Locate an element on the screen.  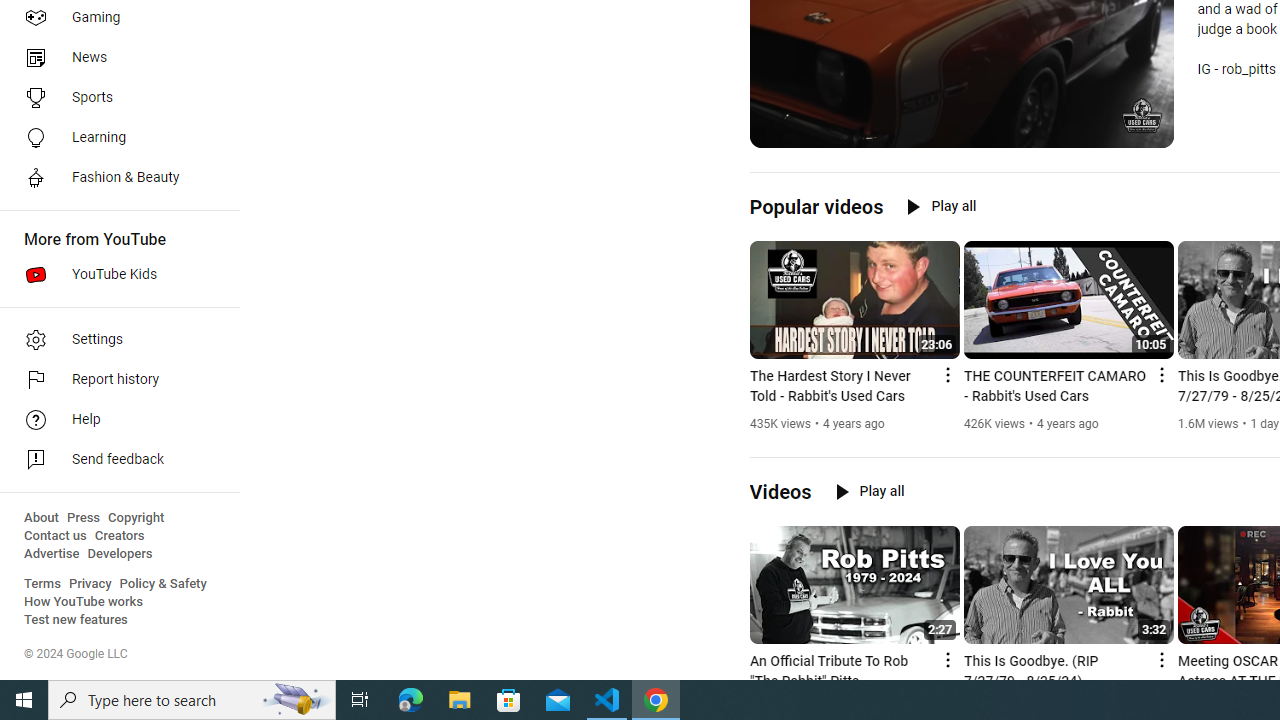
'Contact us' is located at coordinates (55, 535).